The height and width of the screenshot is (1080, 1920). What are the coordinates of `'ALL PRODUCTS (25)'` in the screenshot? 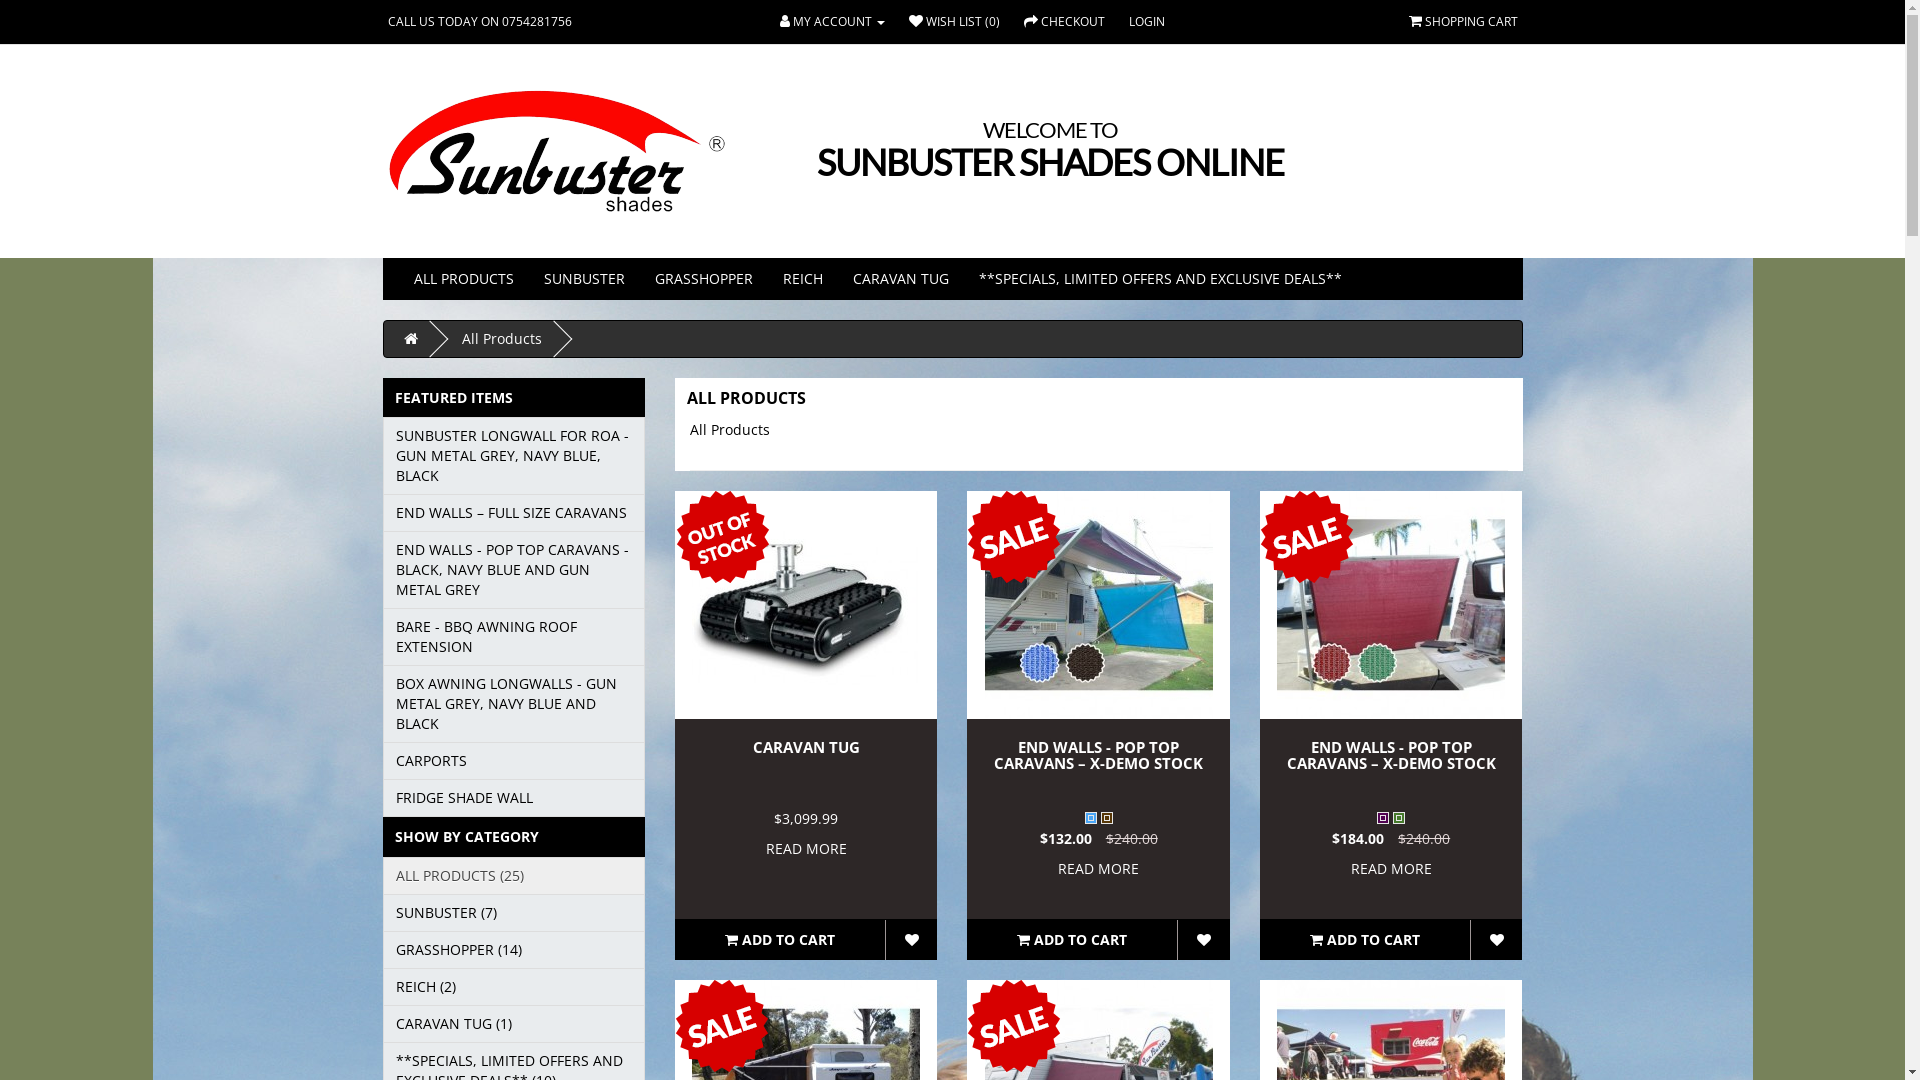 It's located at (513, 874).